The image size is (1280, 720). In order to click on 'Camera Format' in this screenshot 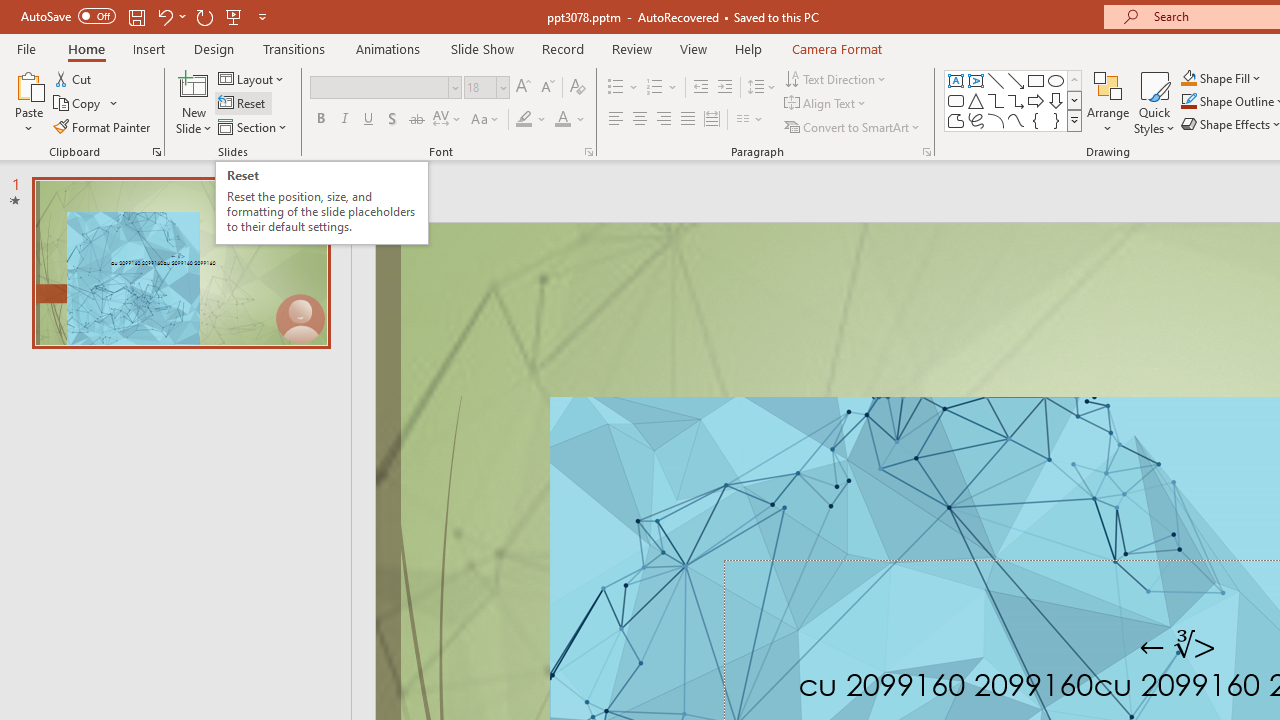, I will do `click(837, 48)`.